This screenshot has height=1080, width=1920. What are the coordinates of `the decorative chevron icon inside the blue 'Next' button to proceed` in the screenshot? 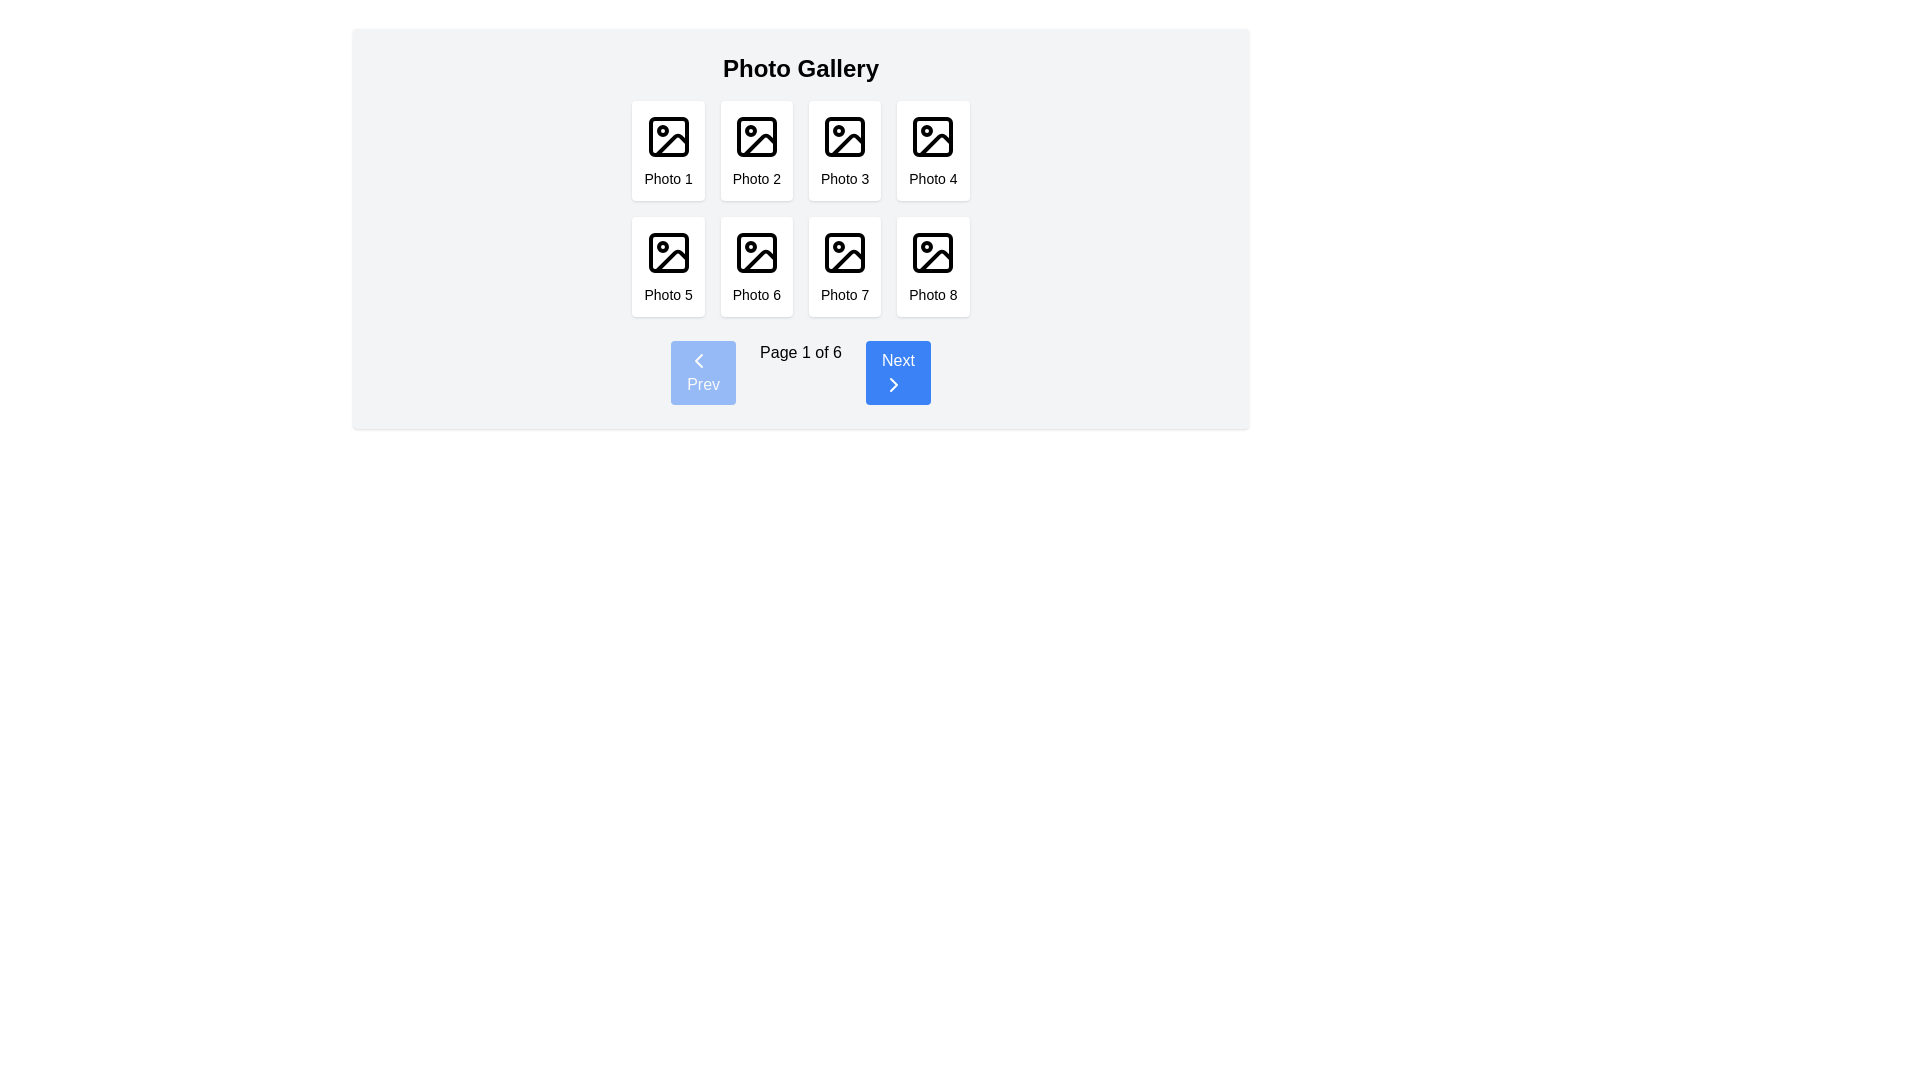 It's located at (892, 385).